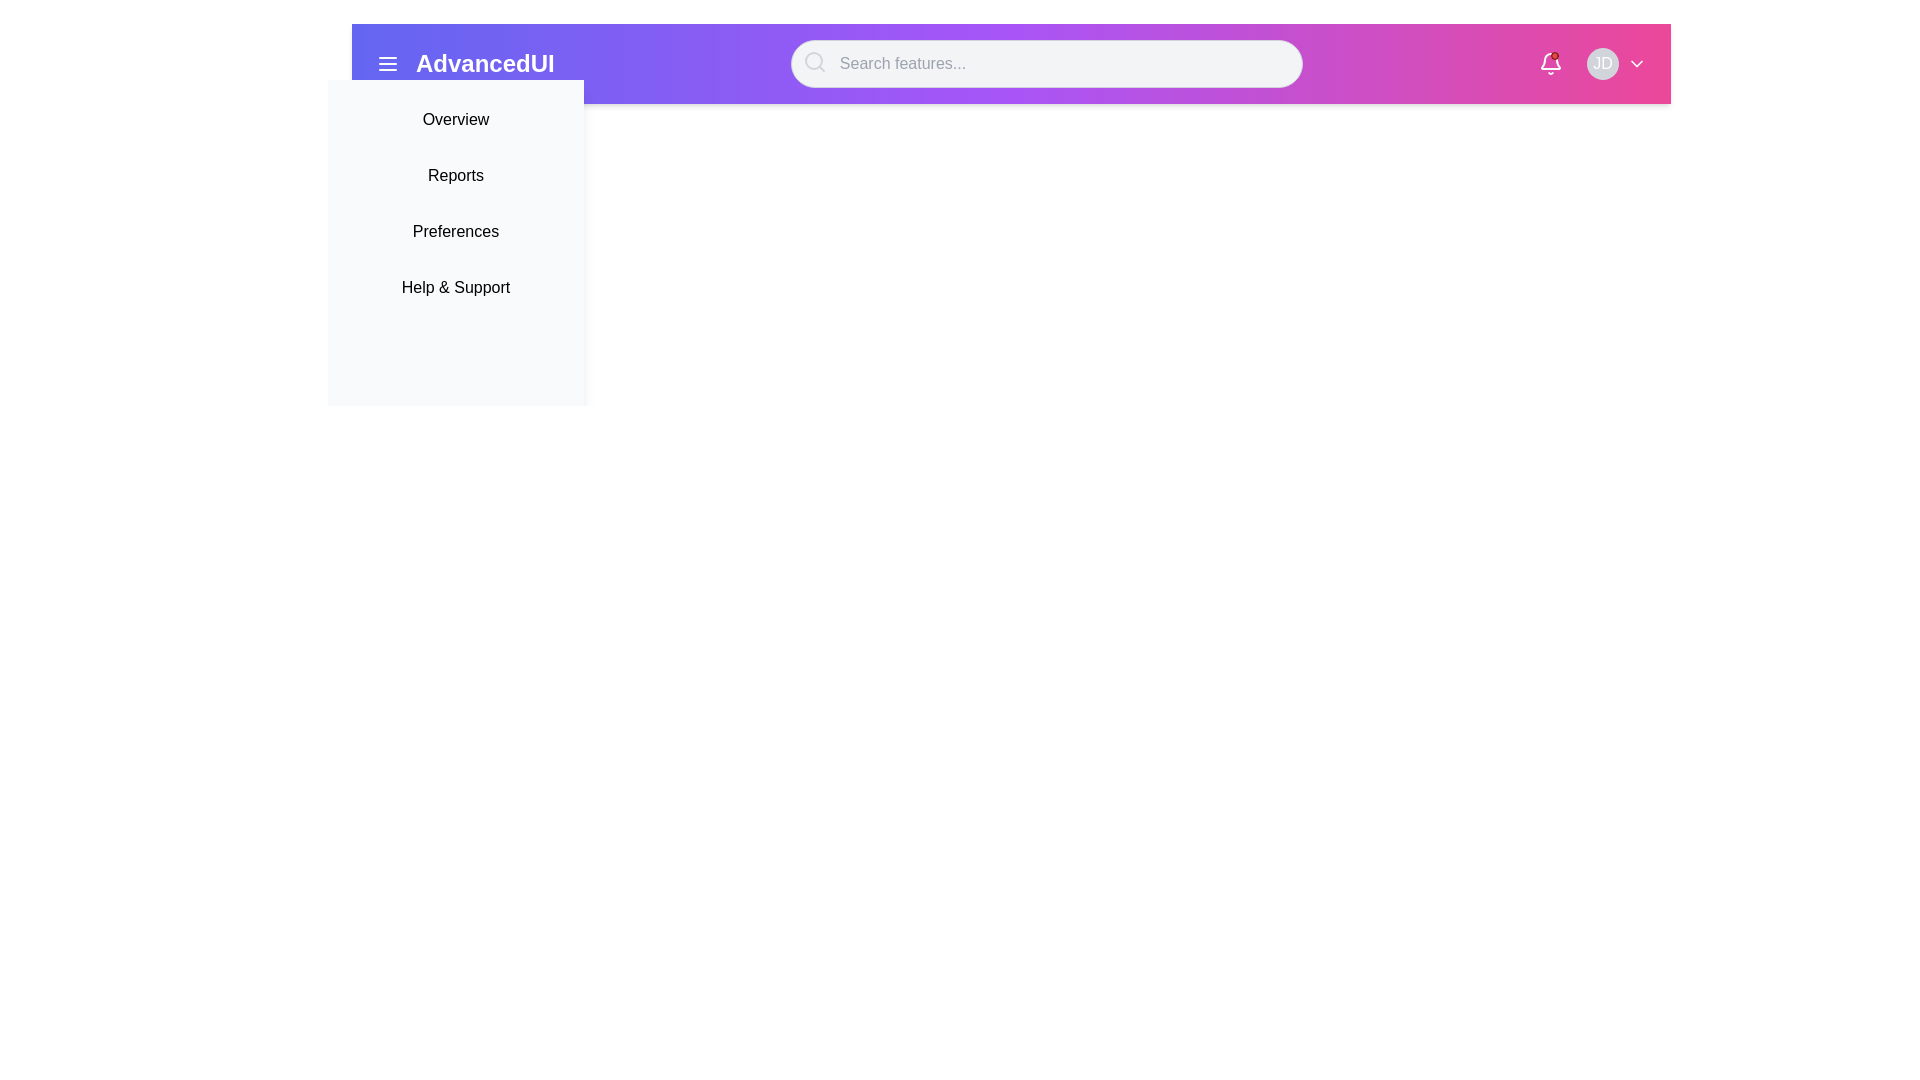 This screenshot has width=1920, height=1080. I want to click on the navigation menu button located to the left of the 'AdvancedUI' text, so click(388, 63).